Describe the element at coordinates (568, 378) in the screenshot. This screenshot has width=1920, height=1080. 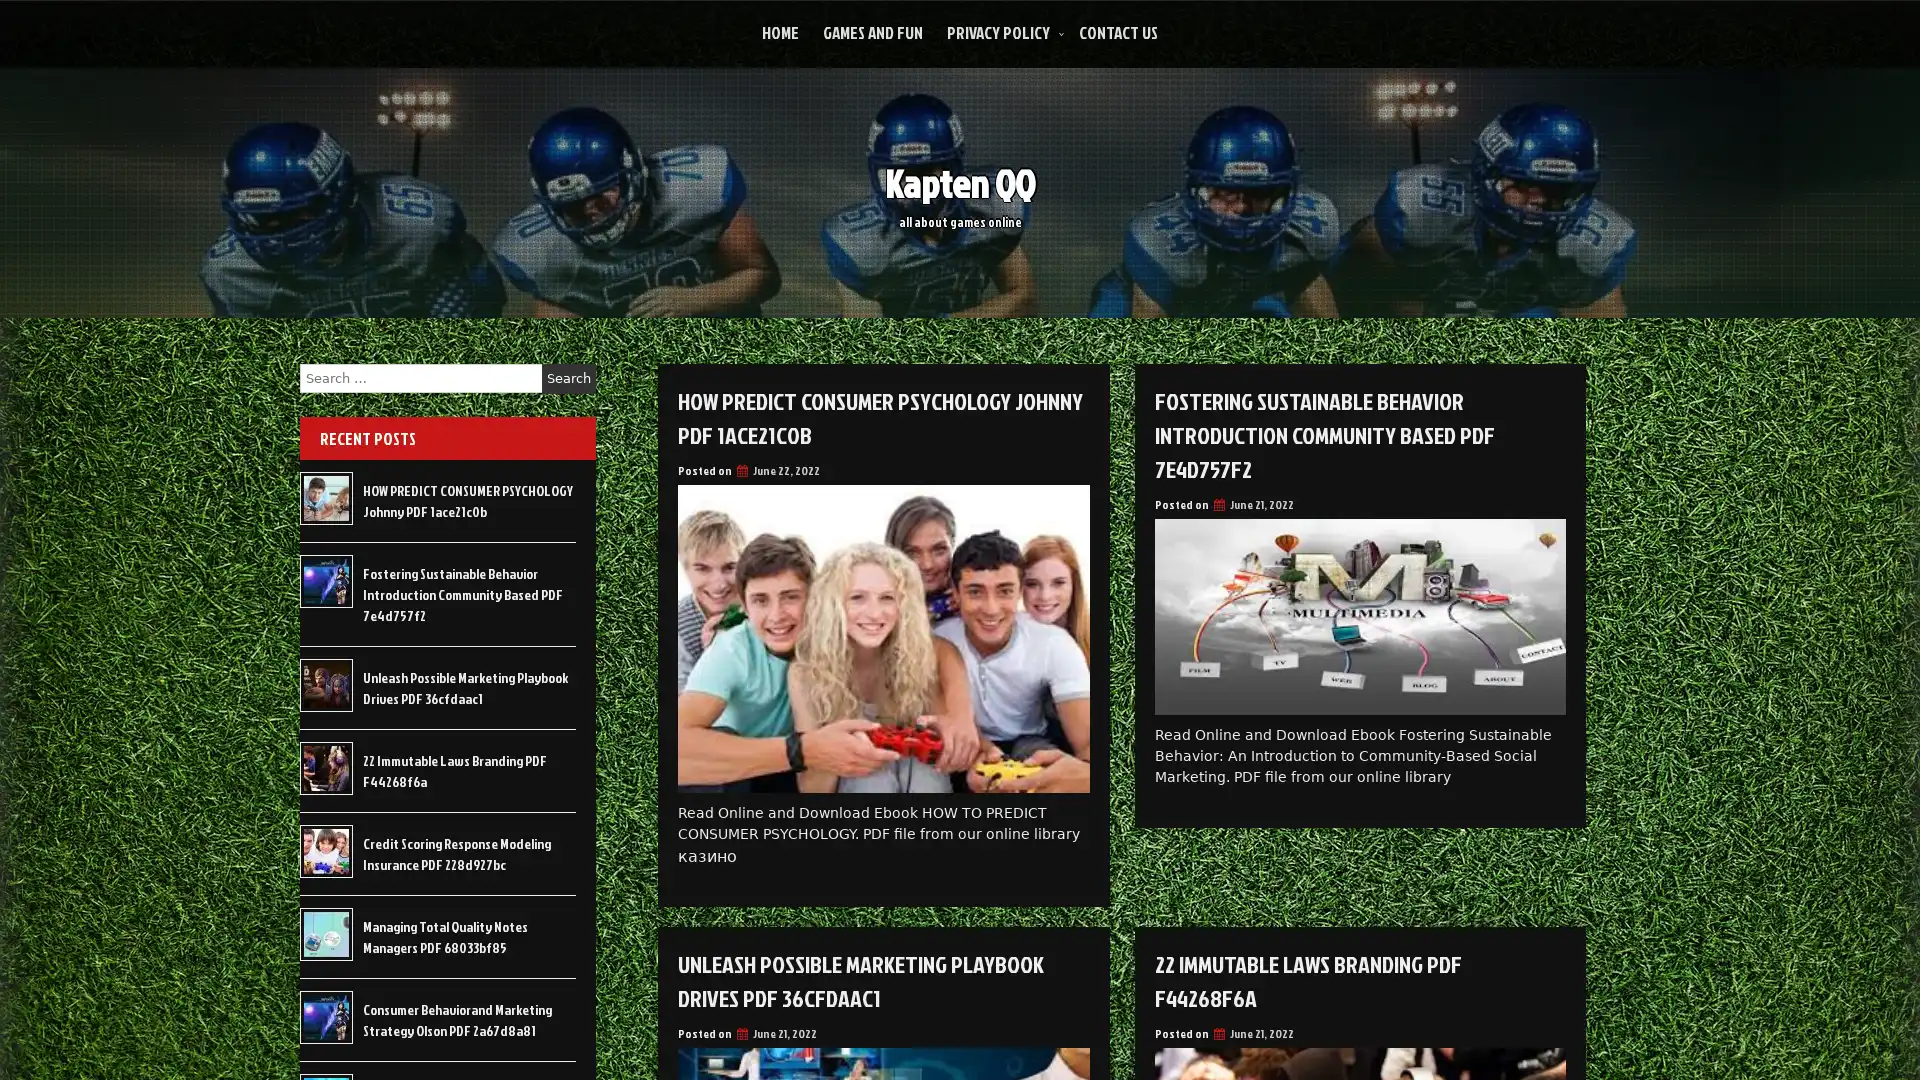
I see `Search` at that location.